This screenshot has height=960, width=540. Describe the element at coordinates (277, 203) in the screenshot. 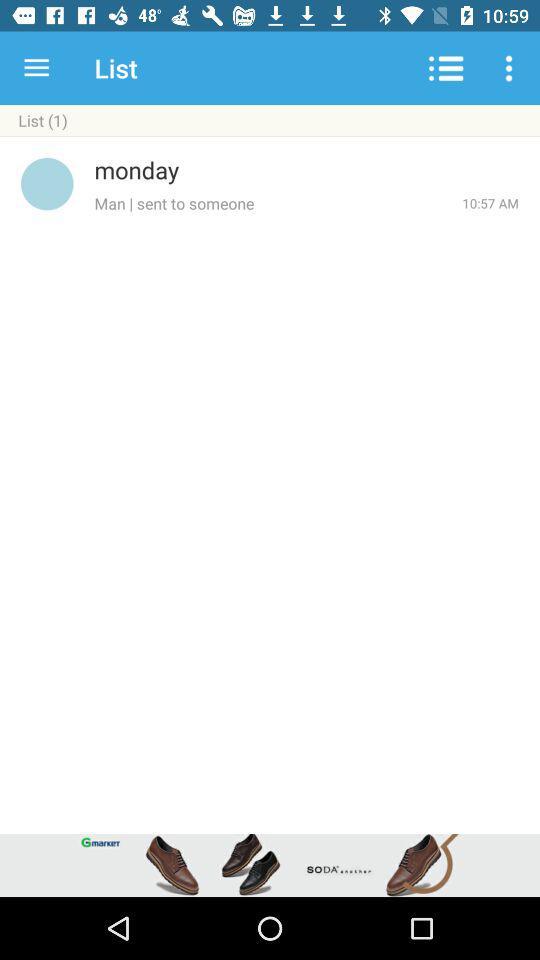

I see `the item to the left of the 10:57 am icon` at that location.